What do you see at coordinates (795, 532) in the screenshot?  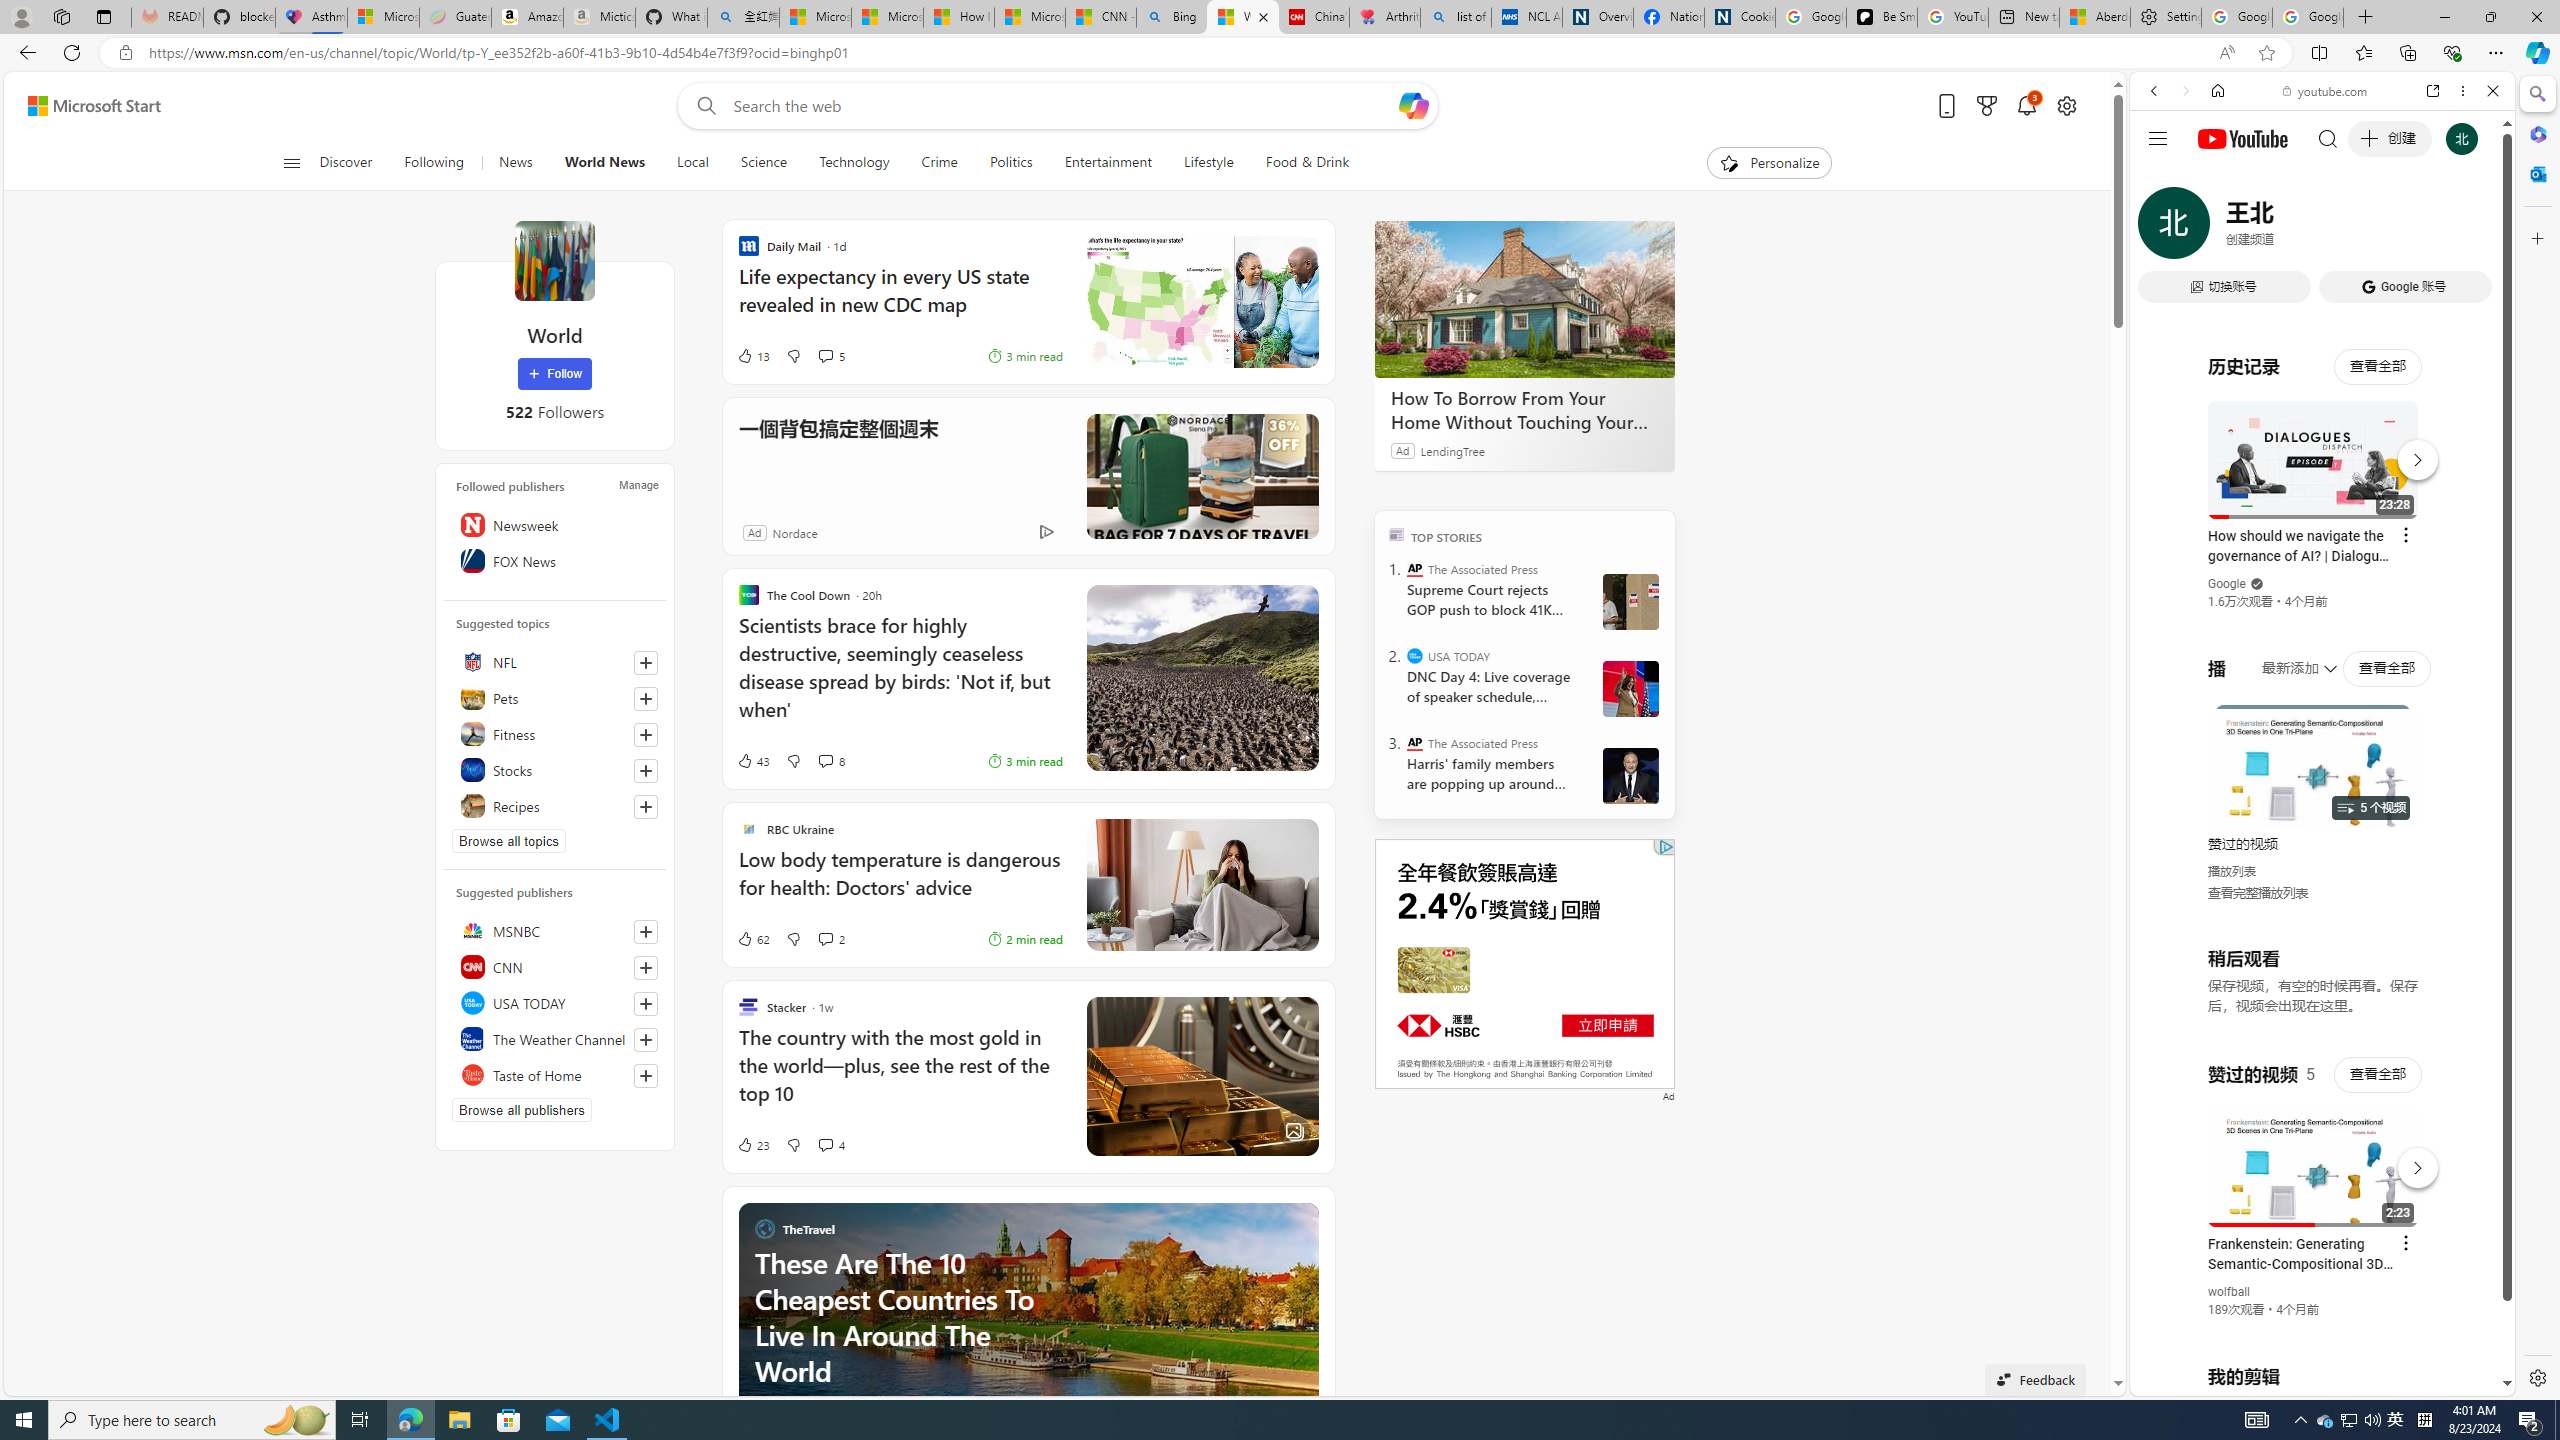 I see `'Nordace'` at bounding box center [795, 532].